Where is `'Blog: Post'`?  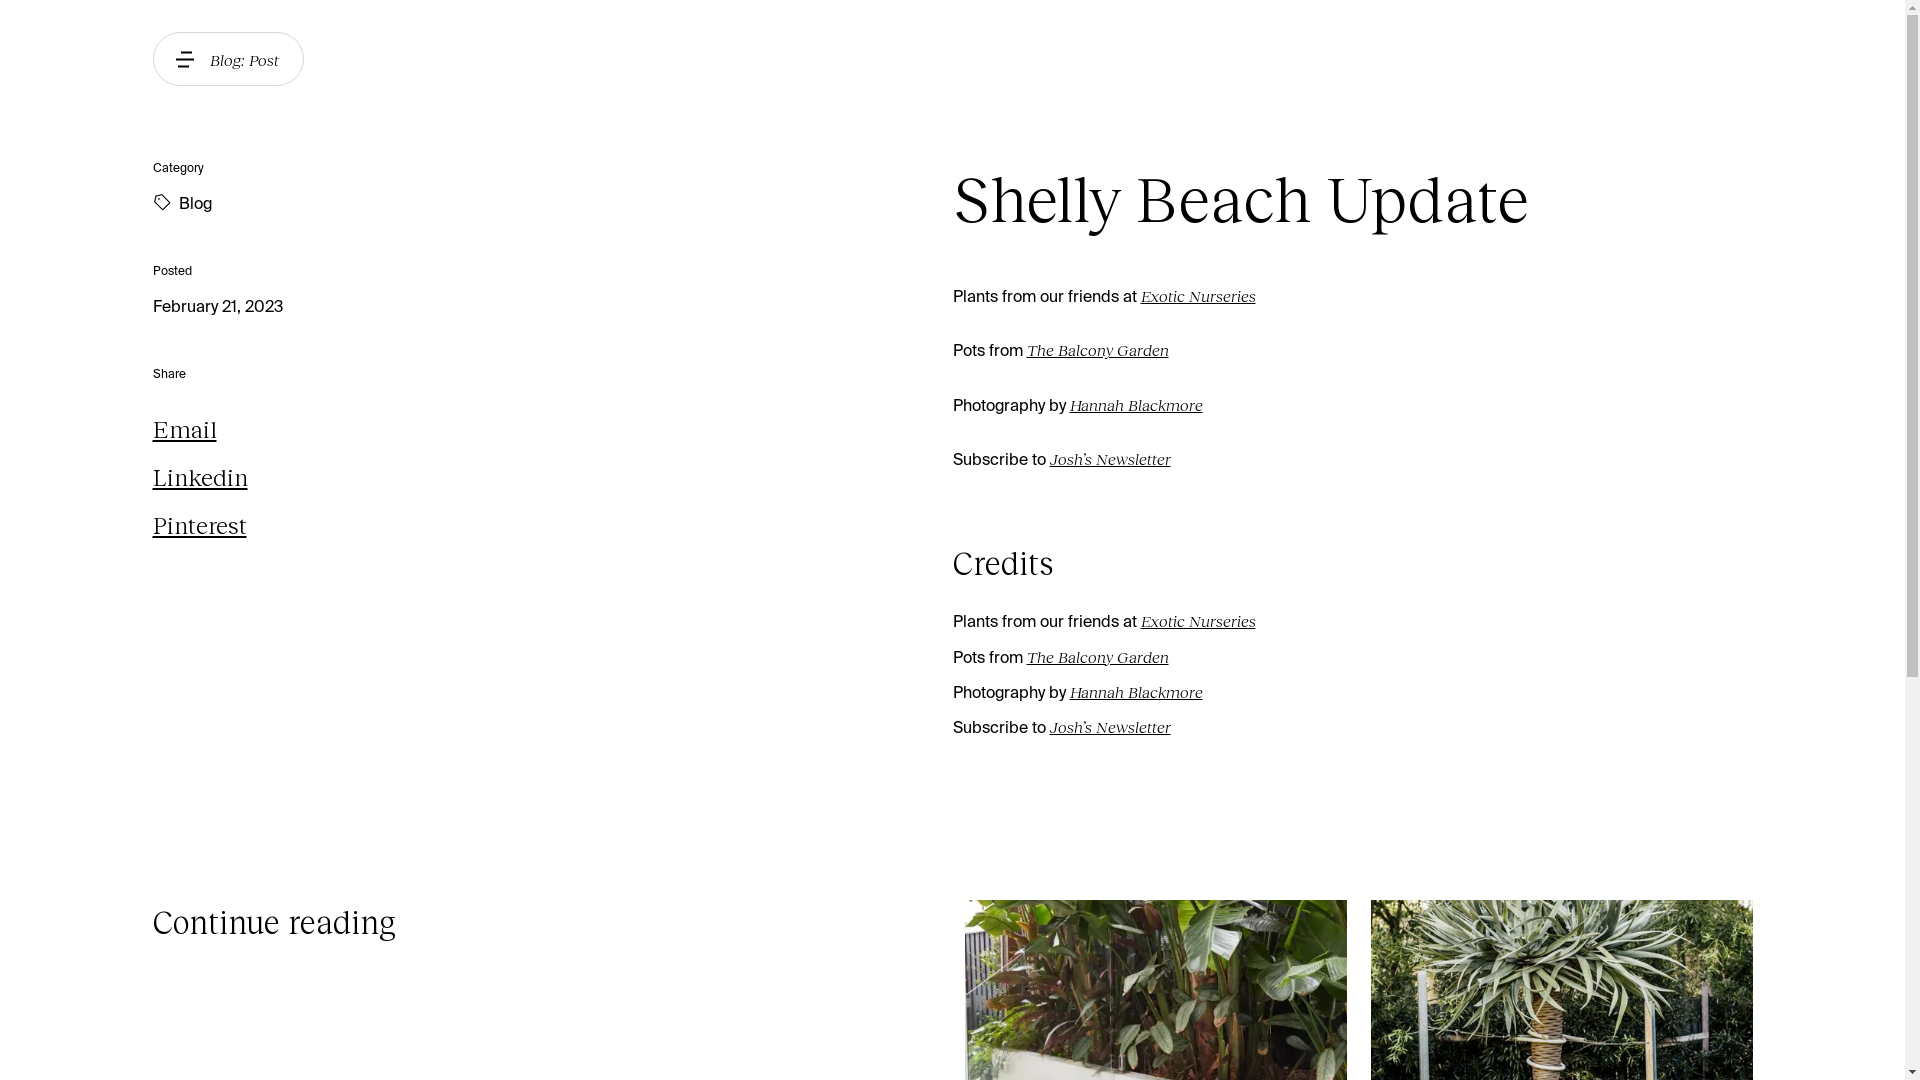 'Blog: Post' is located at coordinates (227, 57).